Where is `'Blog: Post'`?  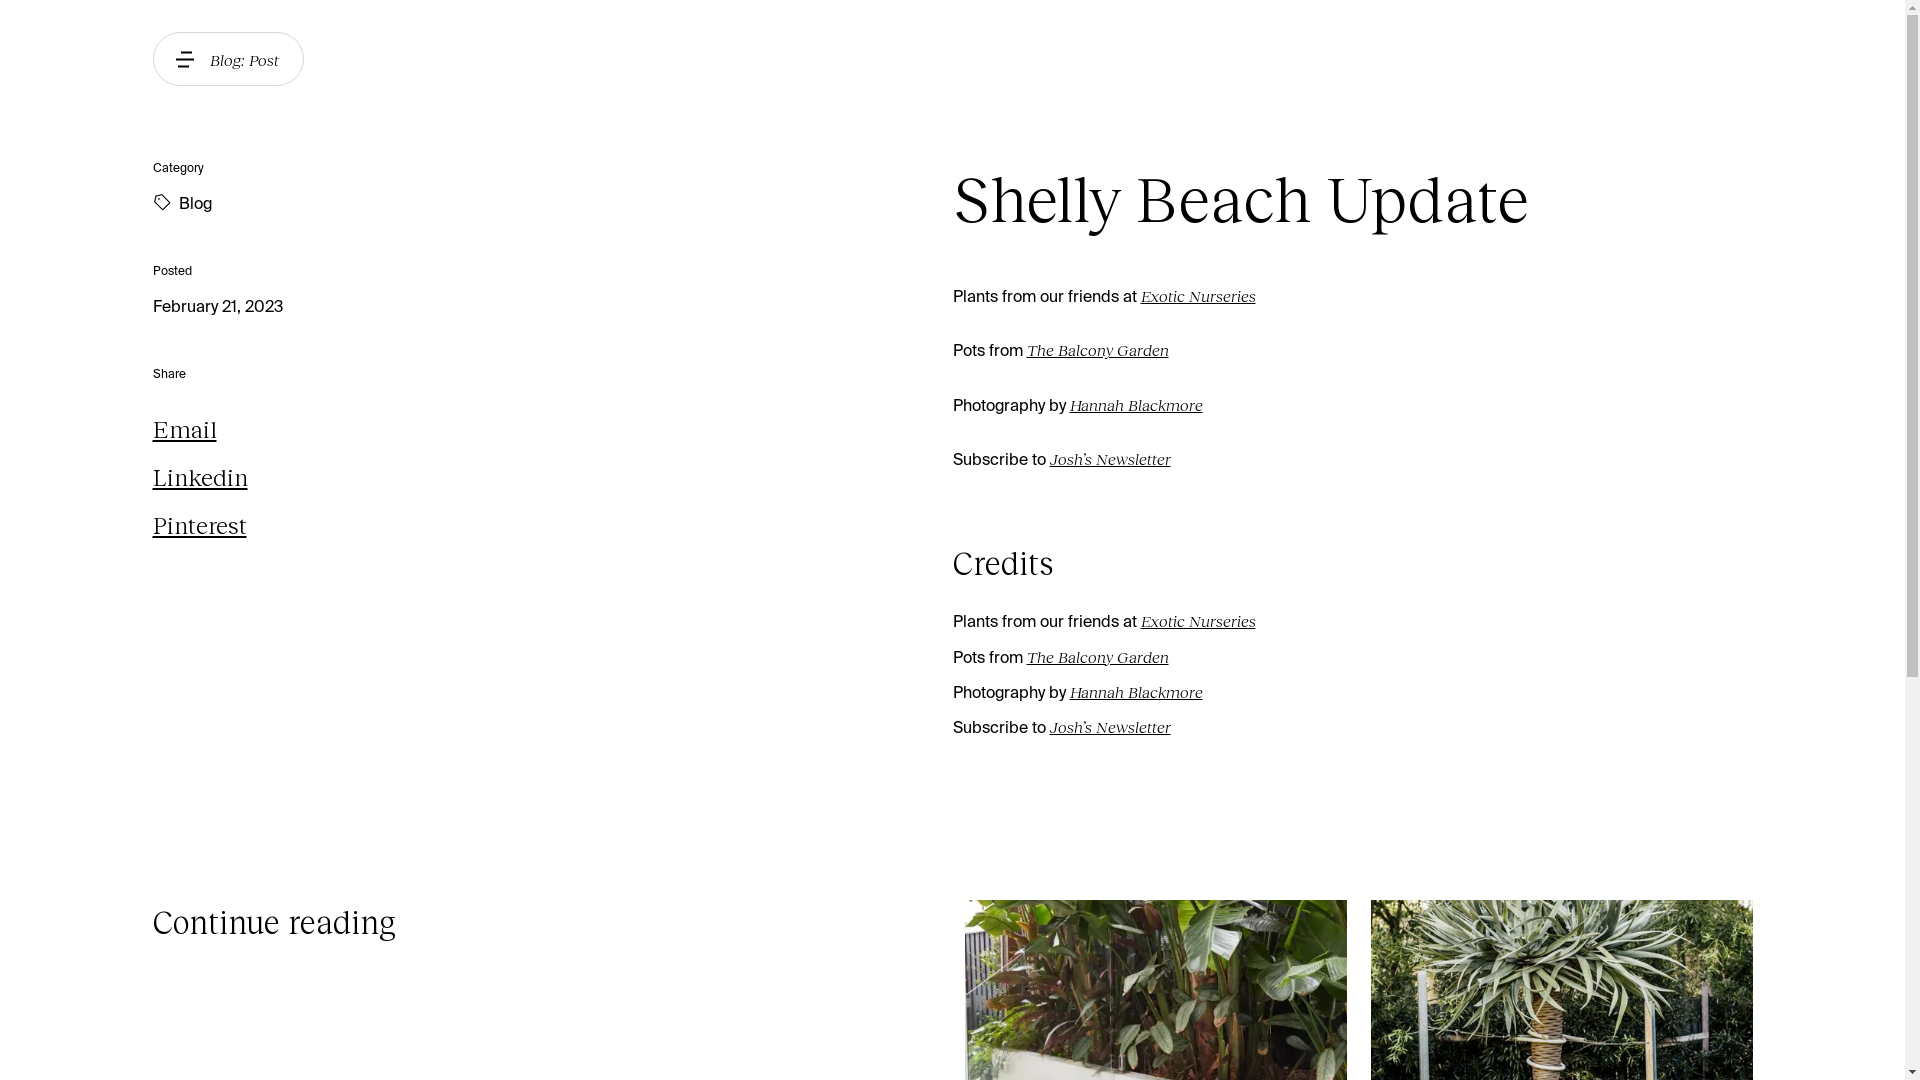 'Blog: Post' is located at coordinates (227, 57).